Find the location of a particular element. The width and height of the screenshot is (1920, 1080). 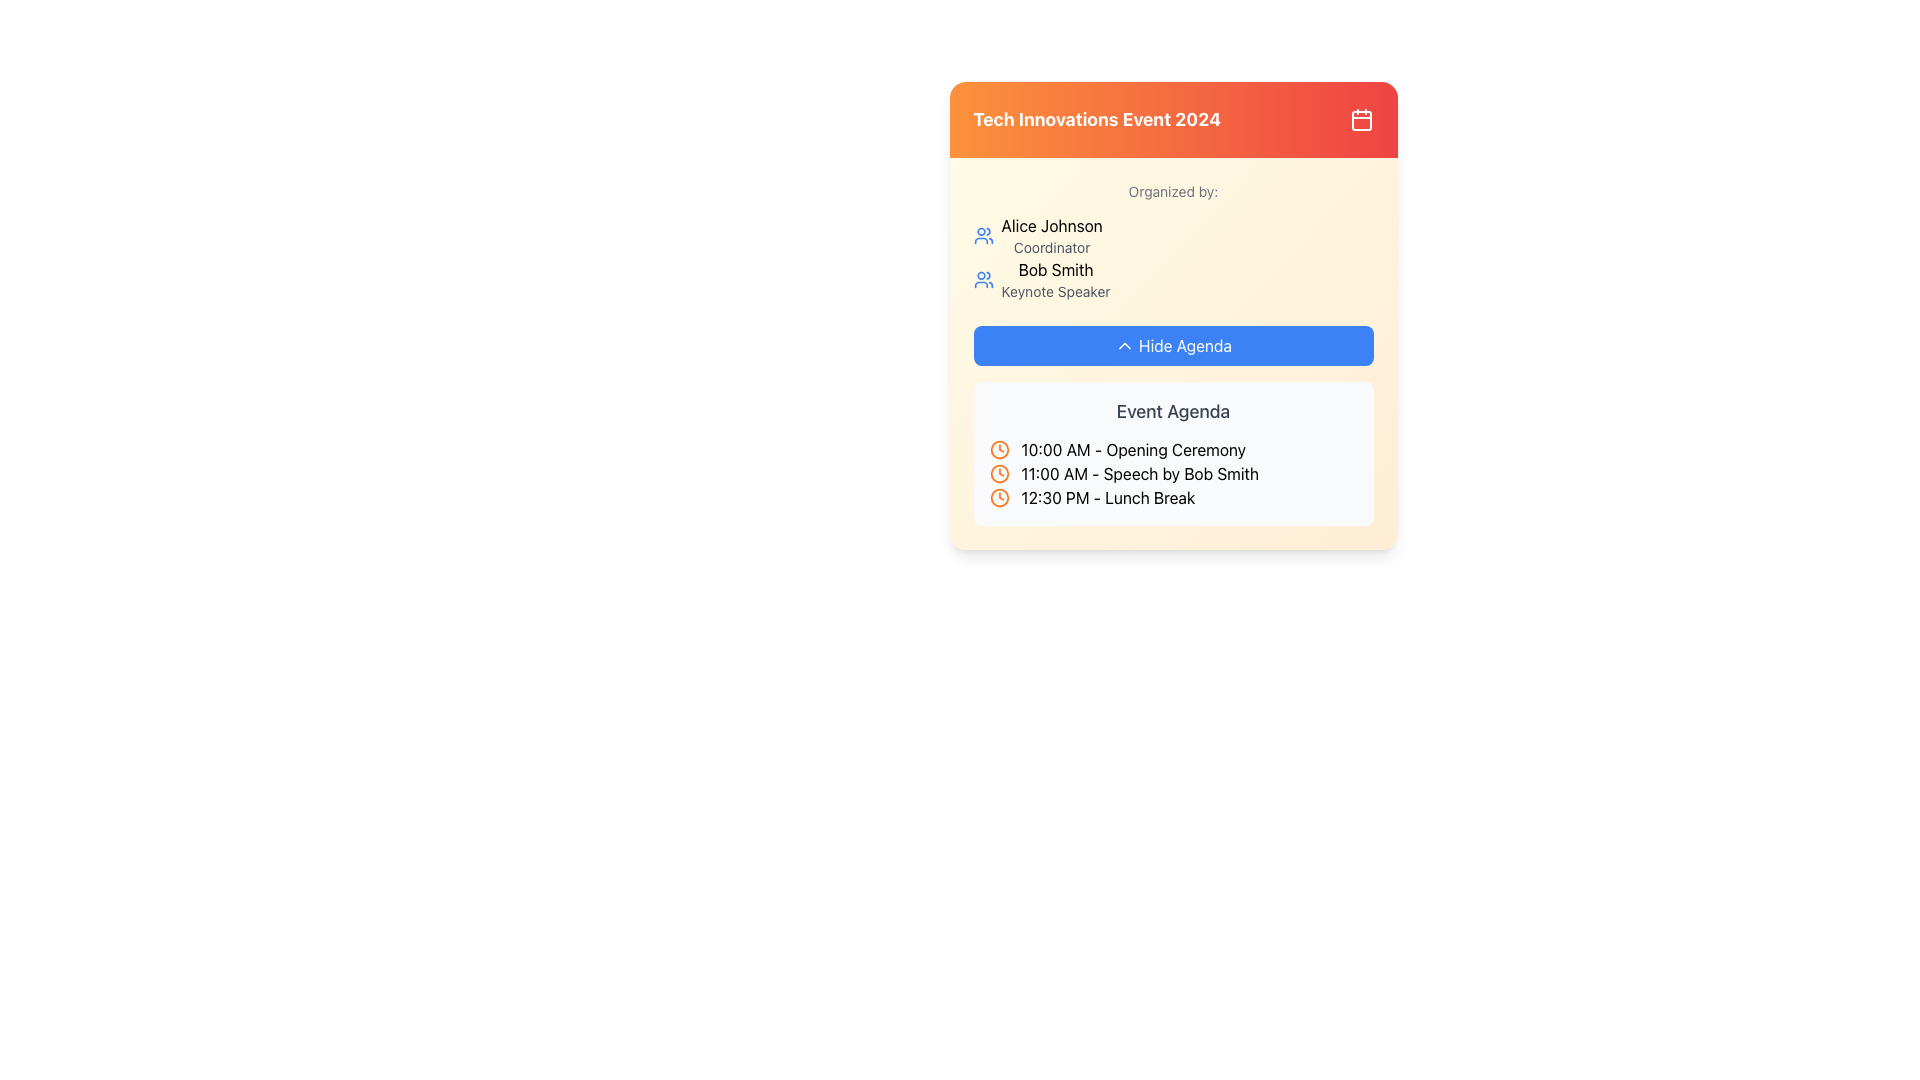

text content of the Text Label identifying 'Alice Johnson' with the title 'Coordinator', which is the first entry under the 'Organized by:' section is located at coordinates (1051, 234).